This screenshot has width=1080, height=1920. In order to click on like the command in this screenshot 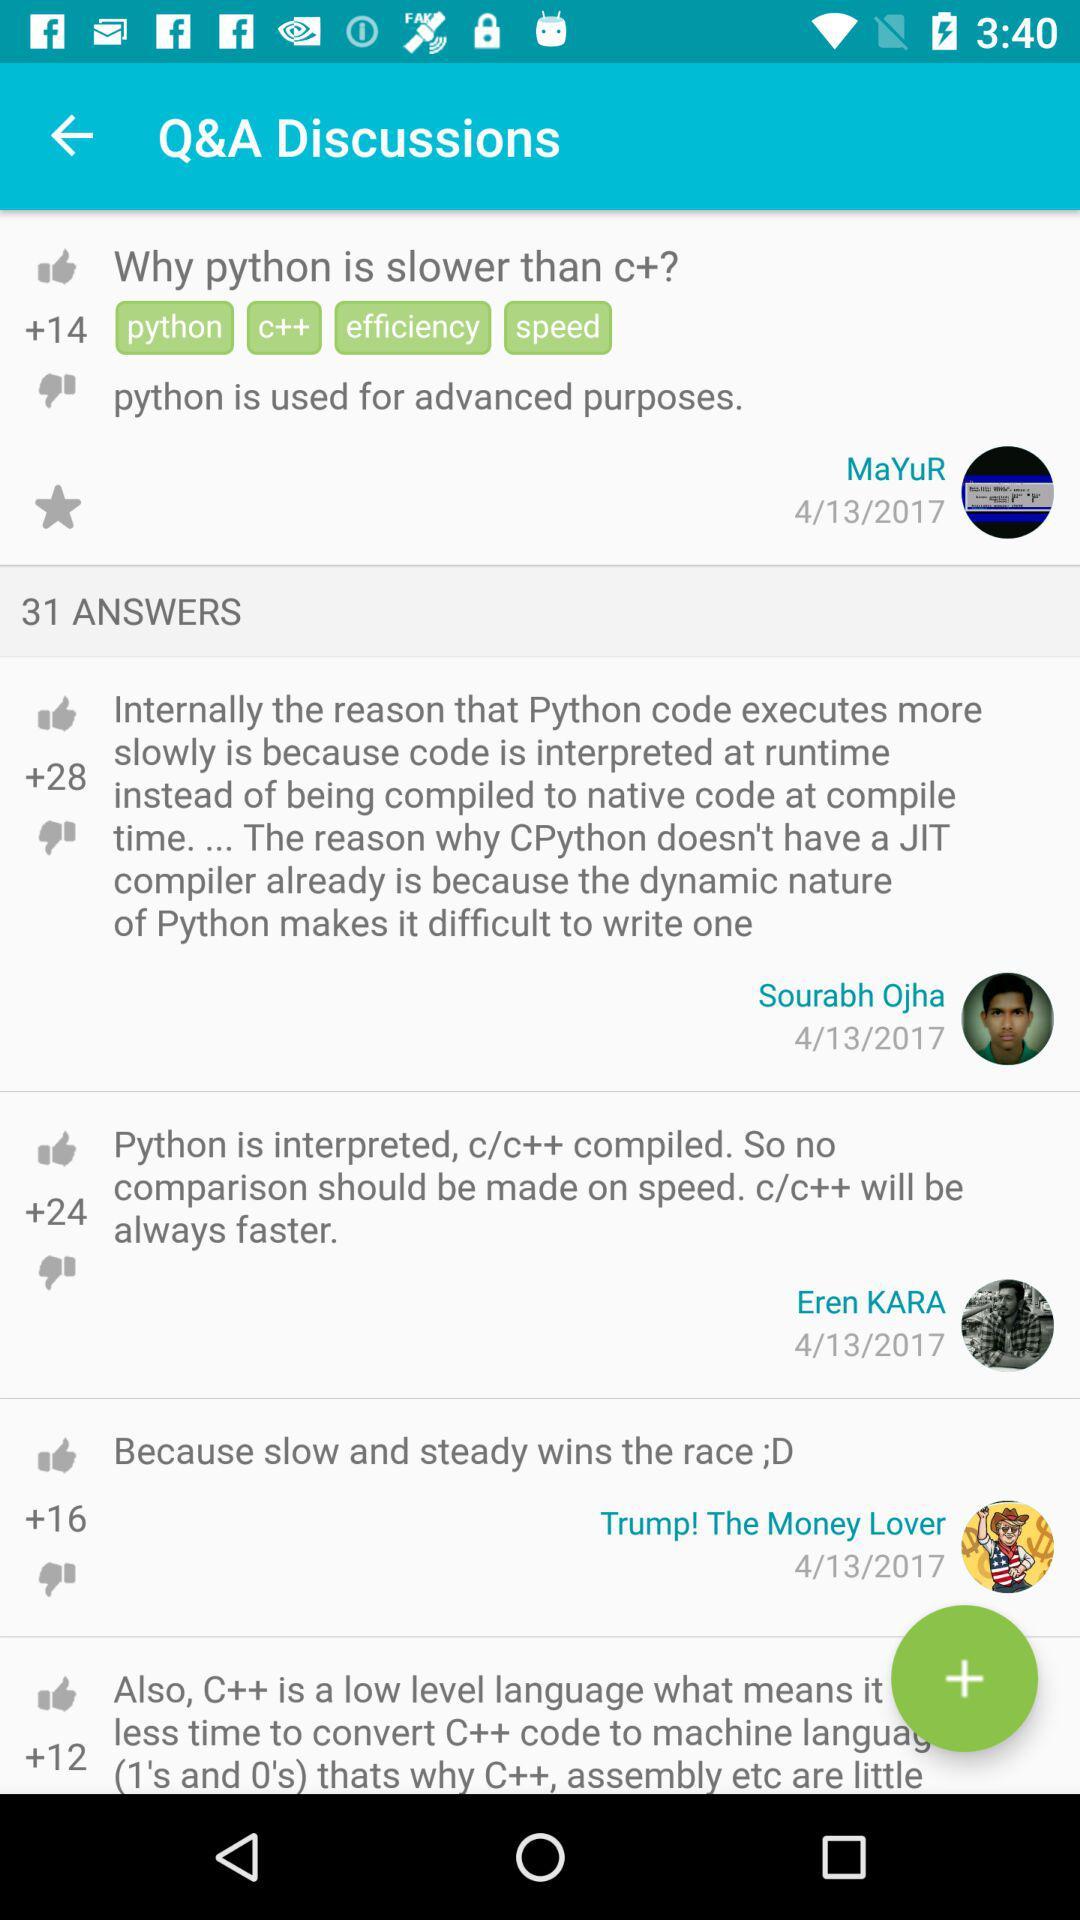, I will do `click(55, 1455)`.